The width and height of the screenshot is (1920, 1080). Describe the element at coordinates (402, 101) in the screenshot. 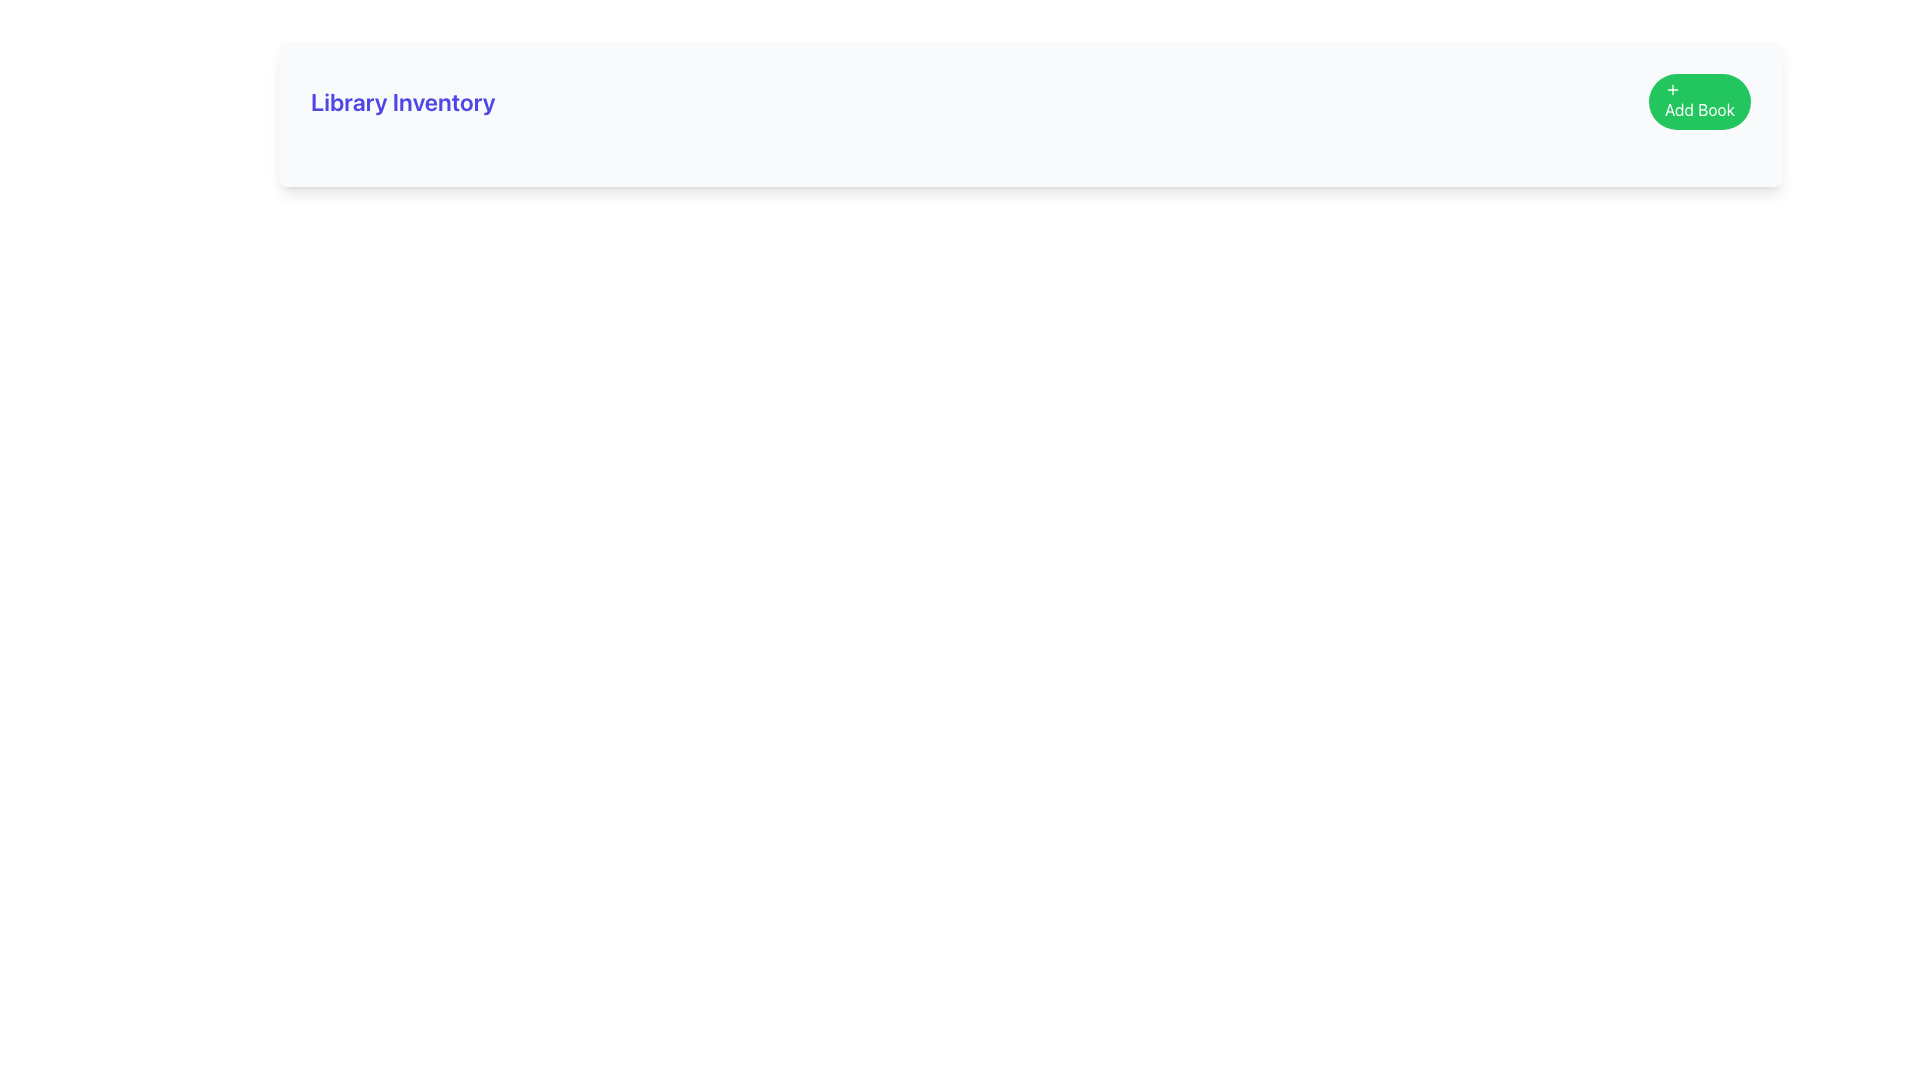

I see `the static text element displaying 'Library Inventory' which is styled in bold and large indigo font, located at the top-left part of the interface` at that location.